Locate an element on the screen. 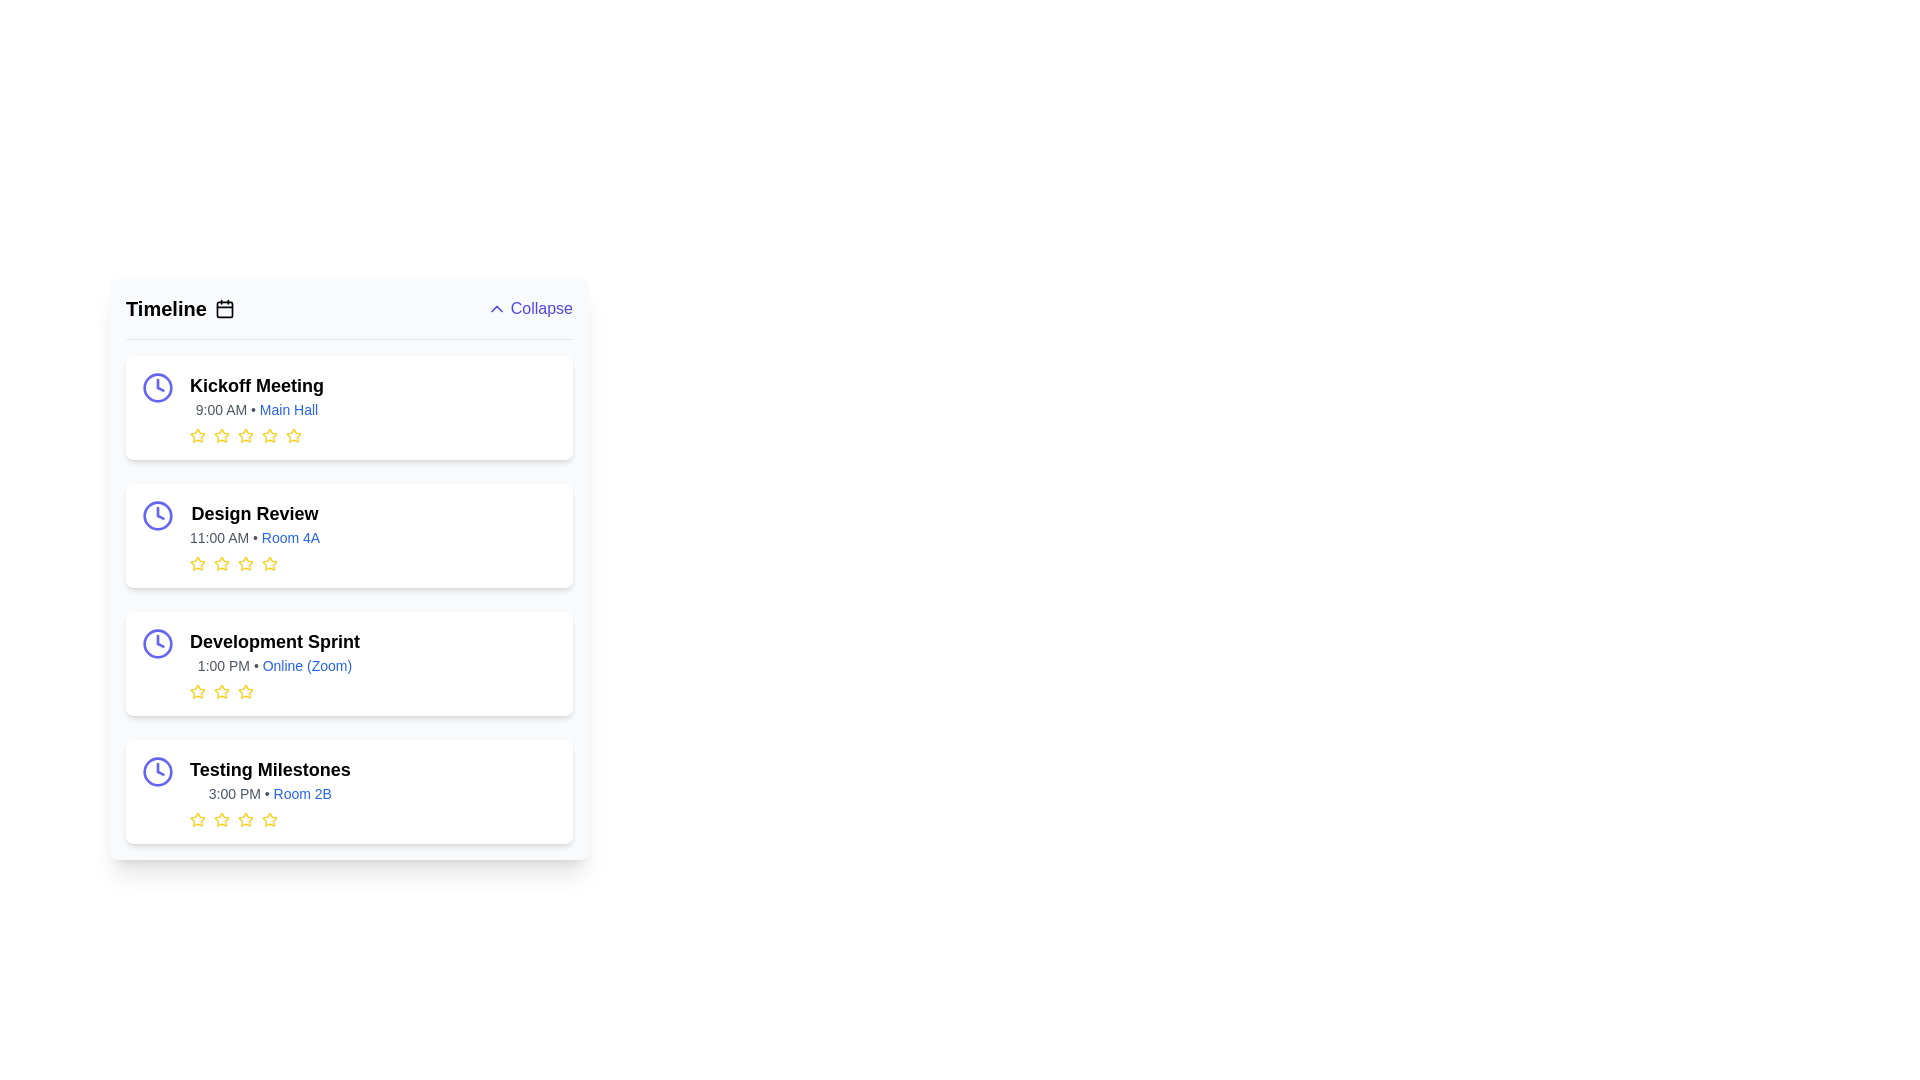 This screenshot has width=1920, height=1080. the bold title text 'Development Sprint' located at the top of the third card in the vertical timeline interface is located at coordinates (273, 641).